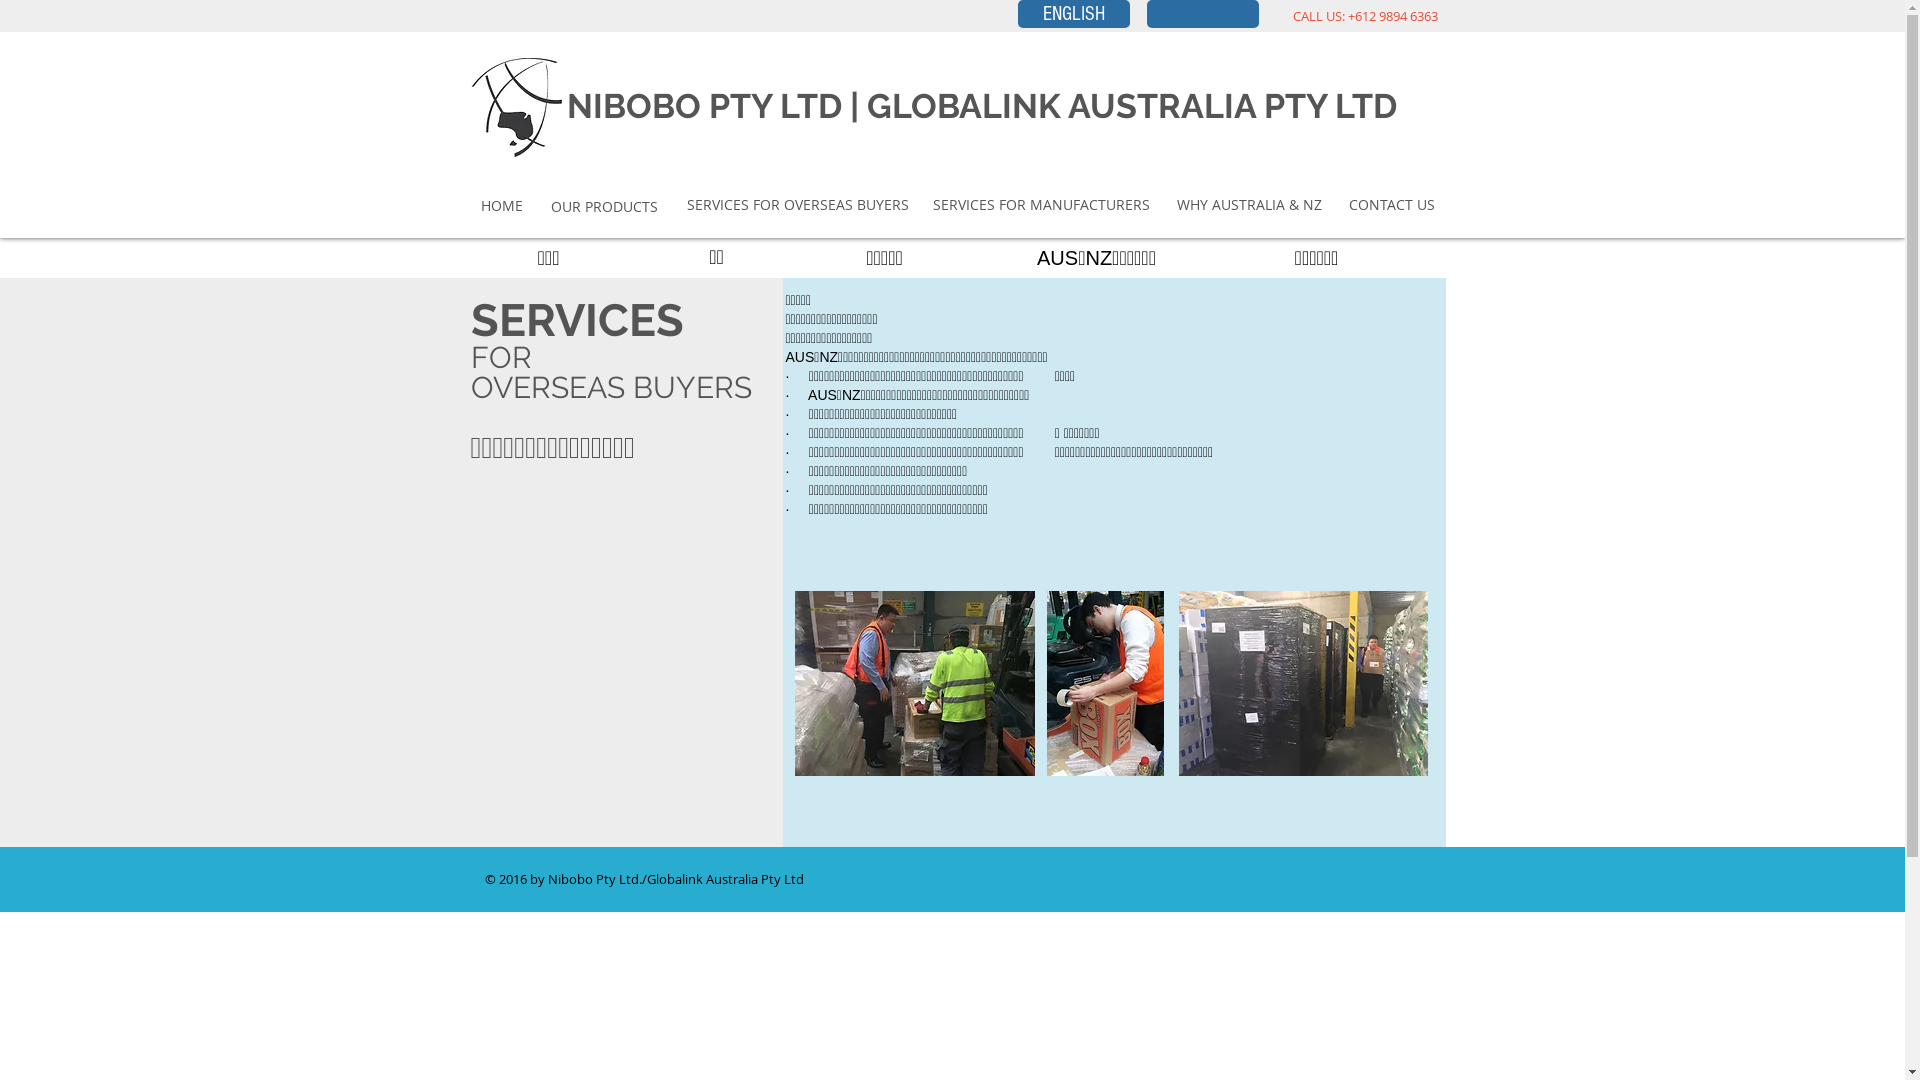 The width and height of the screenshot is (1920, 1080). I want to click on 'NIBOBO PTY LTD', so click(703, 105).